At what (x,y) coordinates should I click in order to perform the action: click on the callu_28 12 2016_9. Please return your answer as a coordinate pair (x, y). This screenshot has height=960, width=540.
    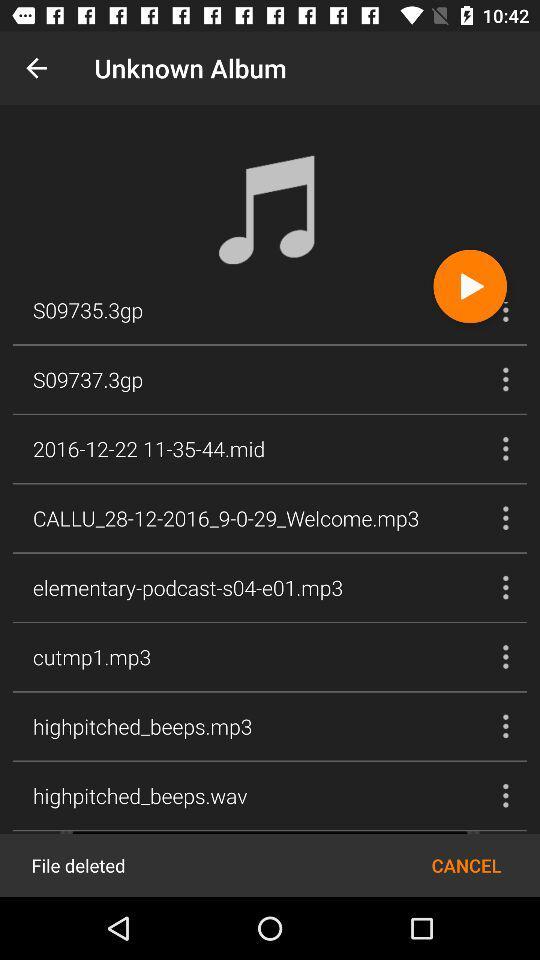
    Looking at the image, I should click on (225, 517).